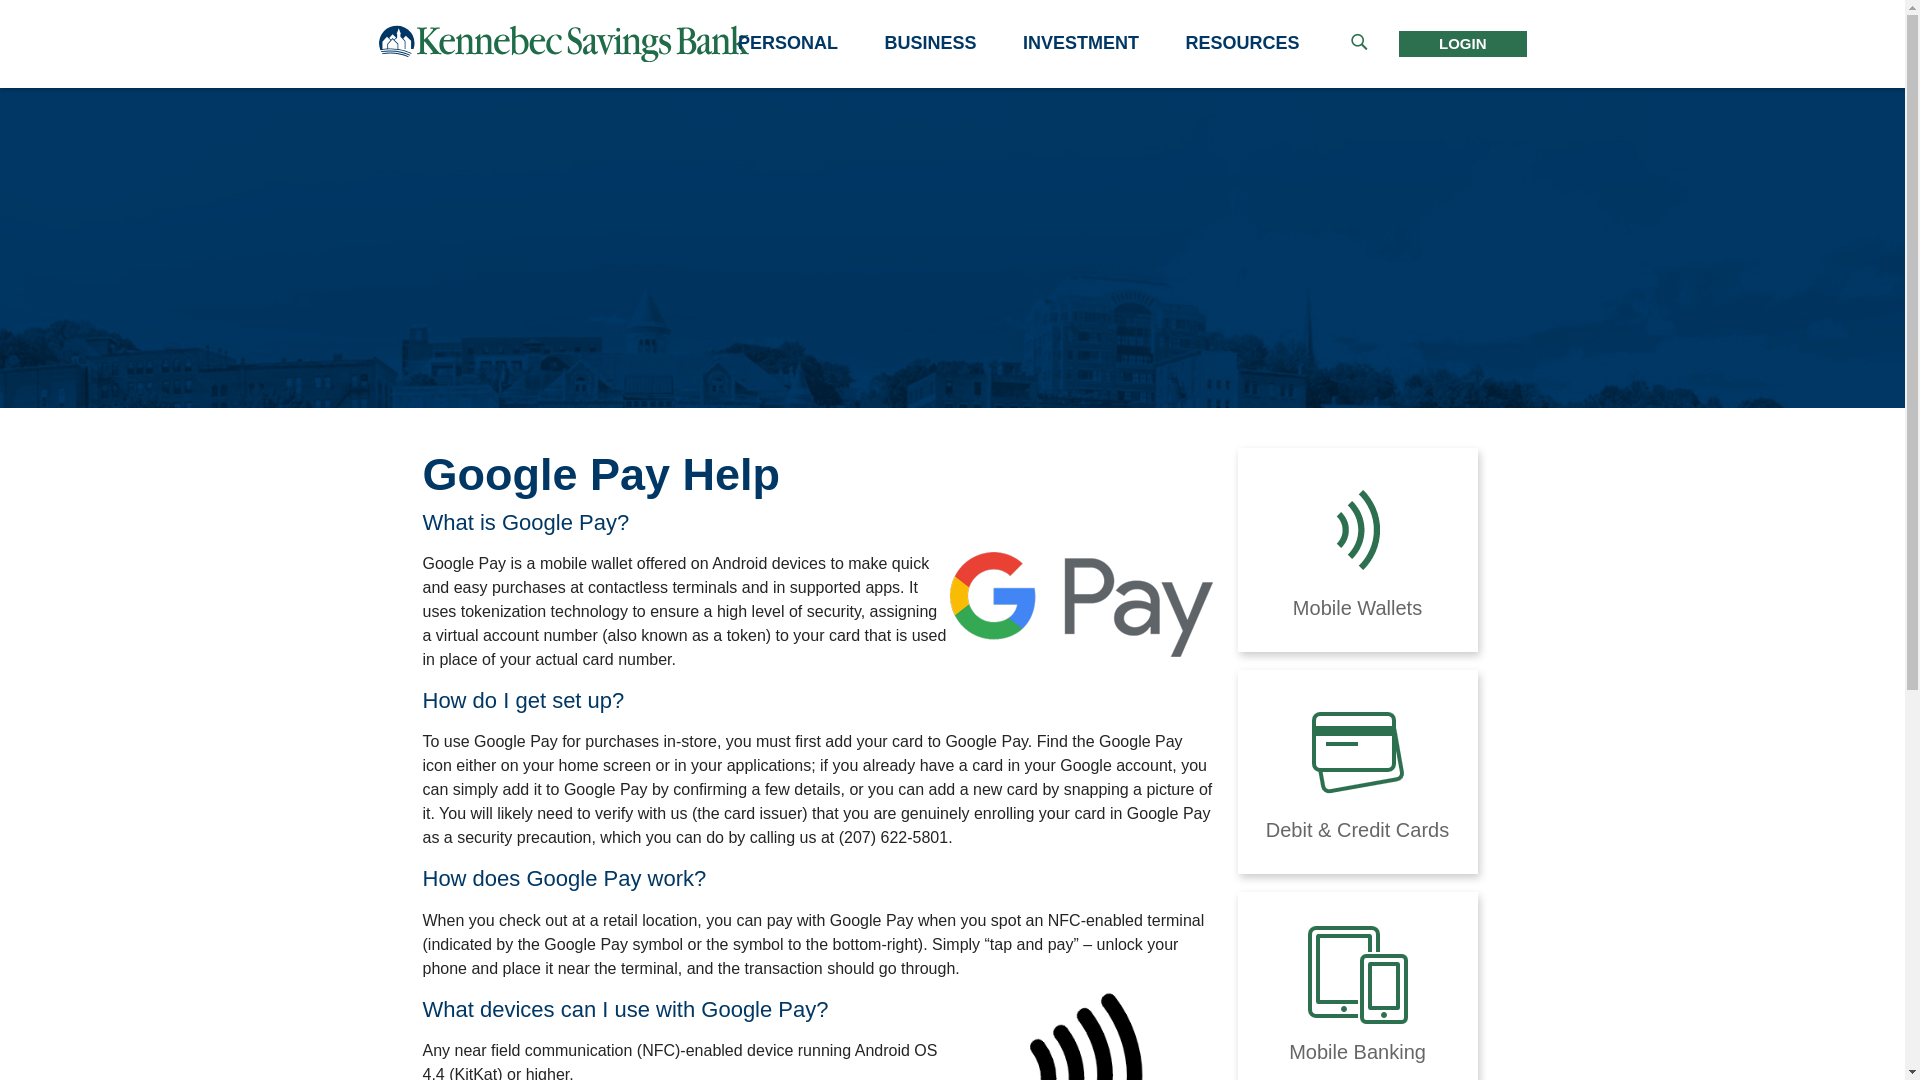 This screenshot has width=1920, height=1080. What do you see at coordinates (1011, 43) in the screenshot?
I see `'INVESTMENT'` at bounding box center [1011, 43].